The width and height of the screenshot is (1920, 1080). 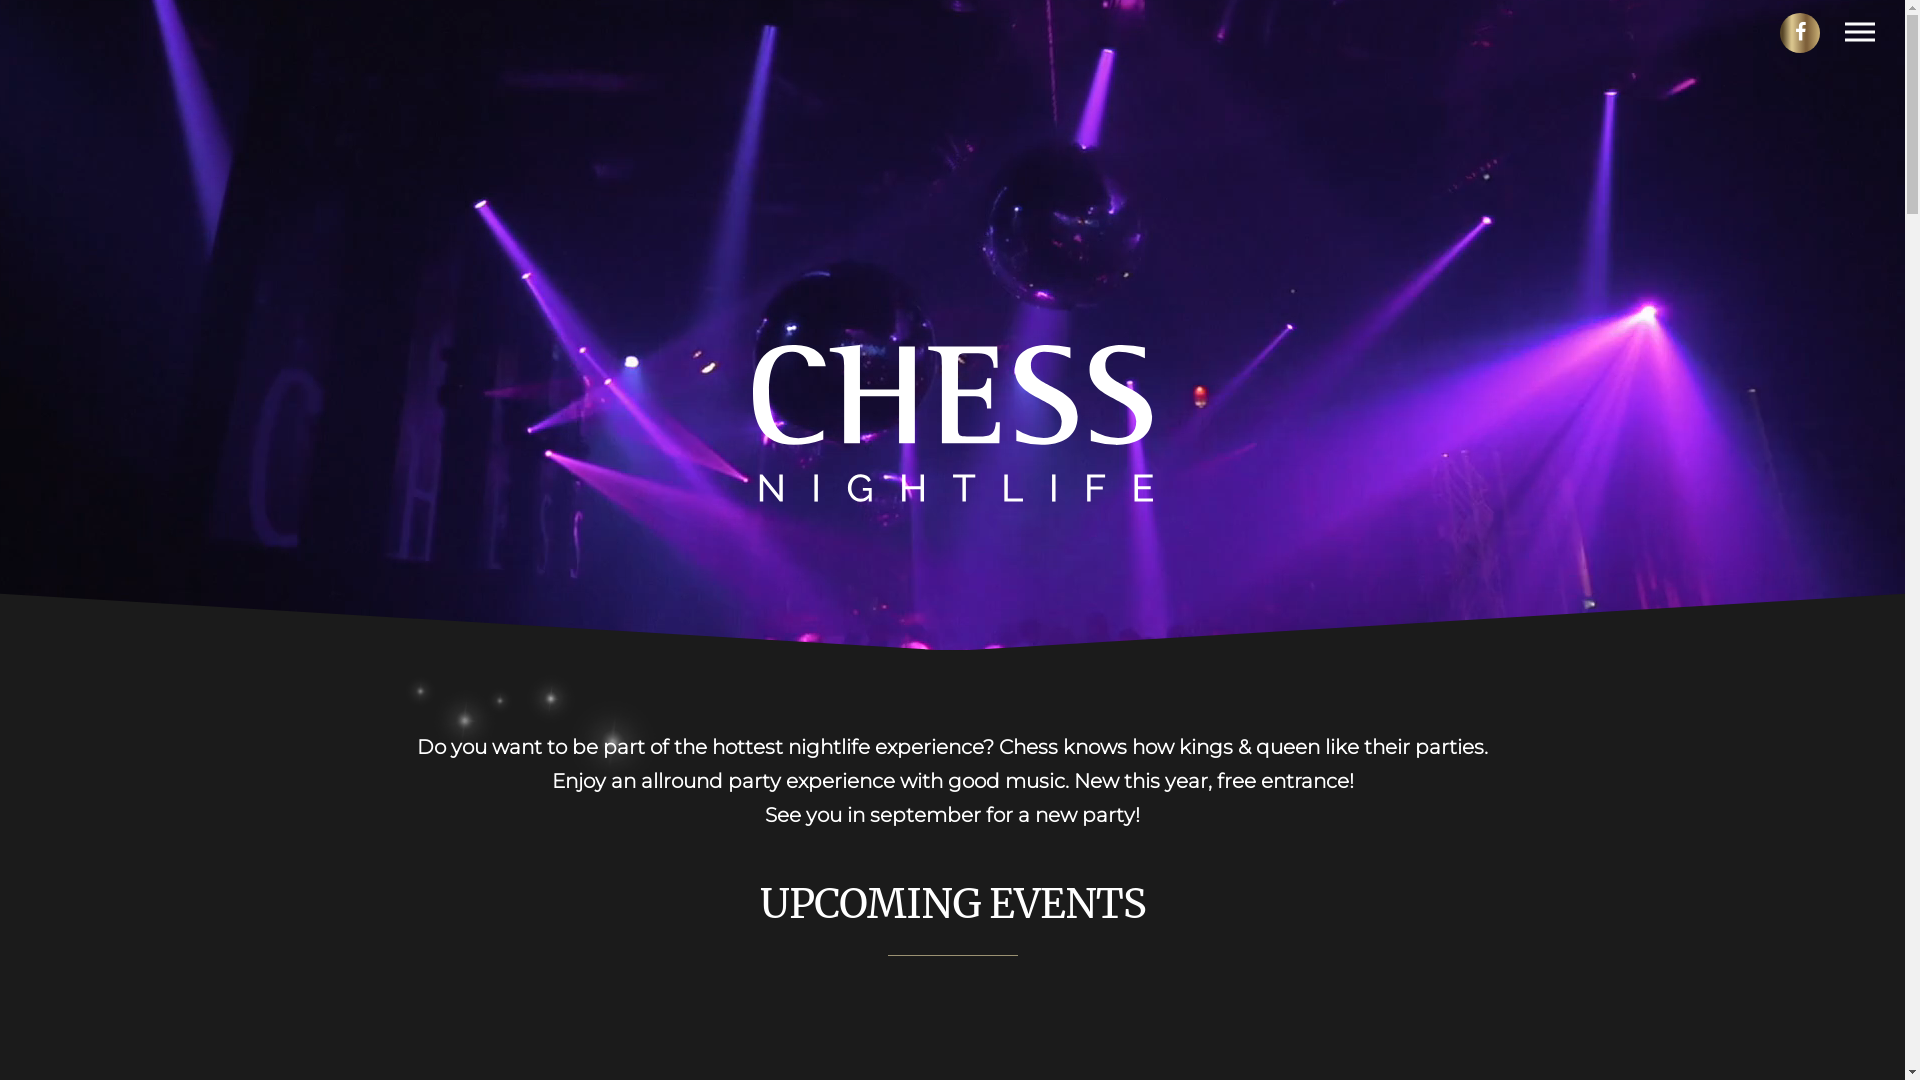 I want to click on 'facebook', so click(x=1799, y=33).